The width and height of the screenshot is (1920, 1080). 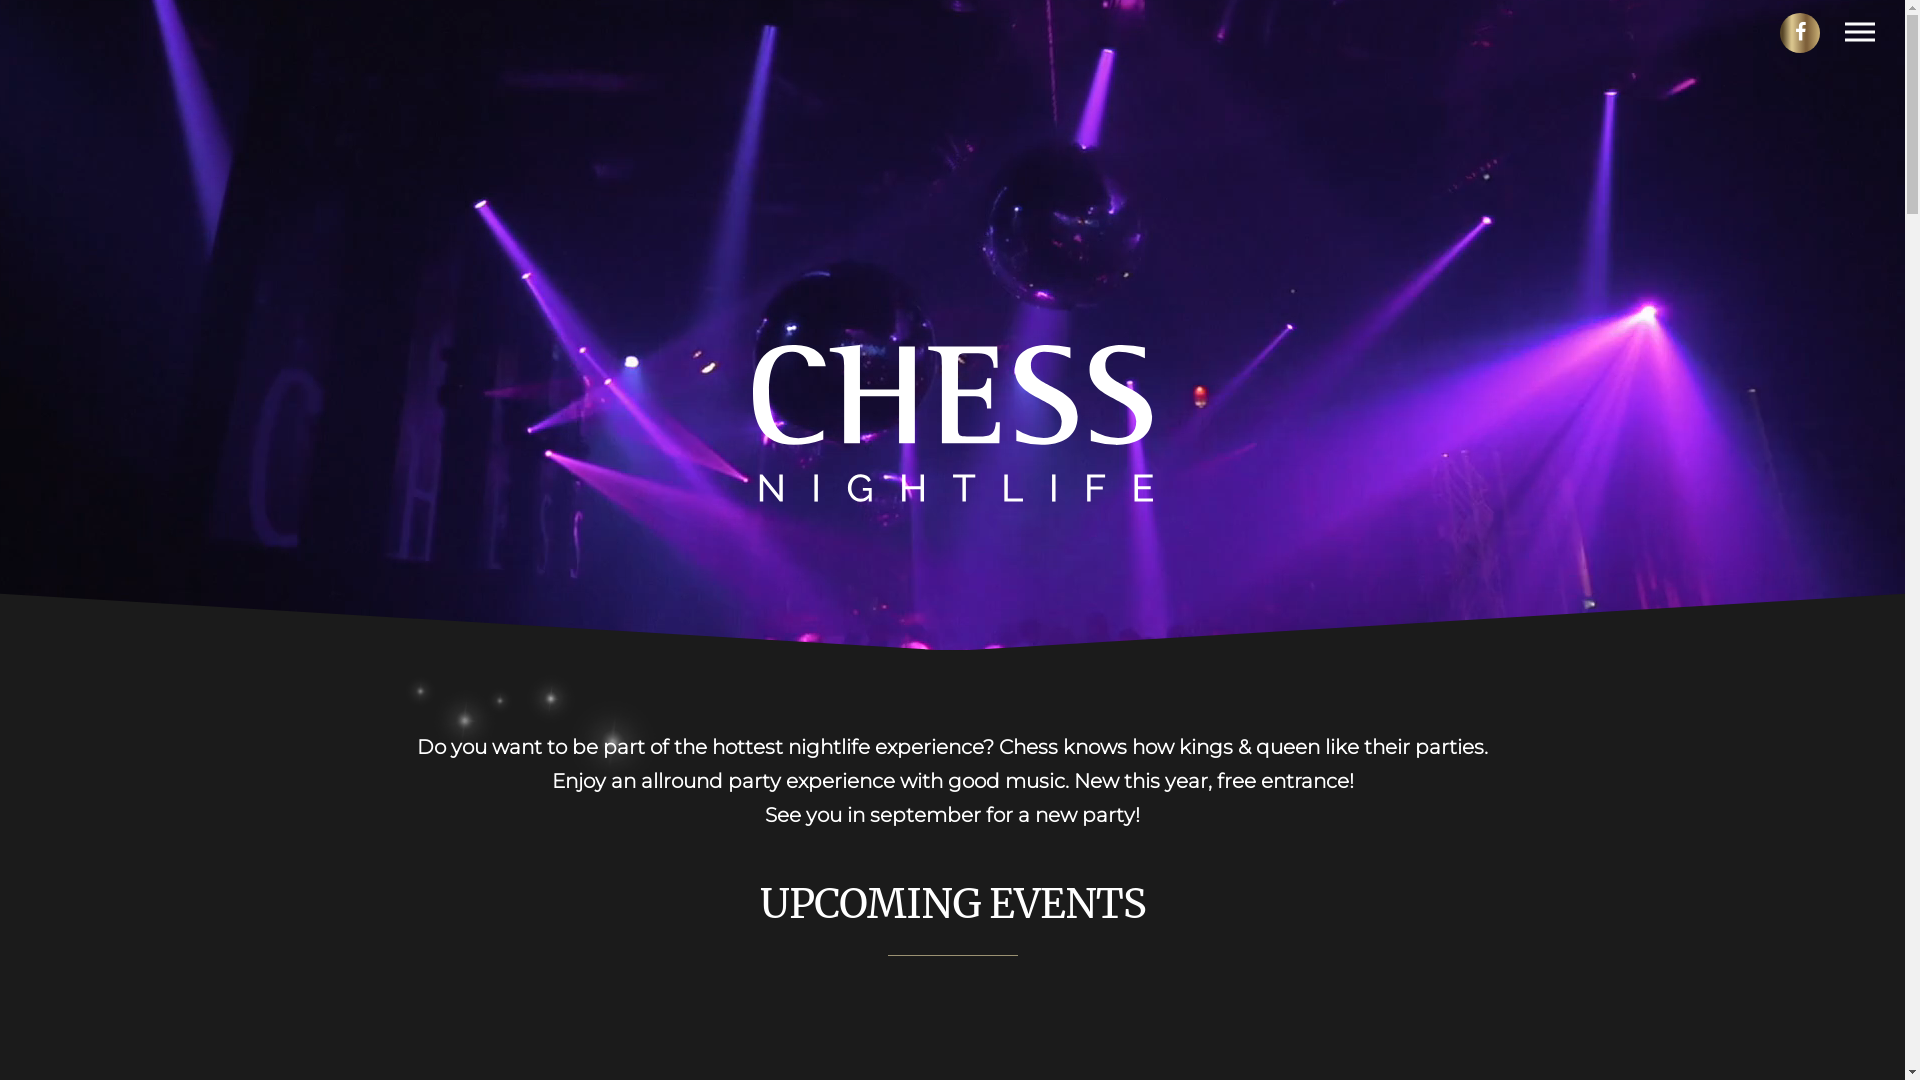 I want to click on 'facebook', so click(x=1799, y=33).